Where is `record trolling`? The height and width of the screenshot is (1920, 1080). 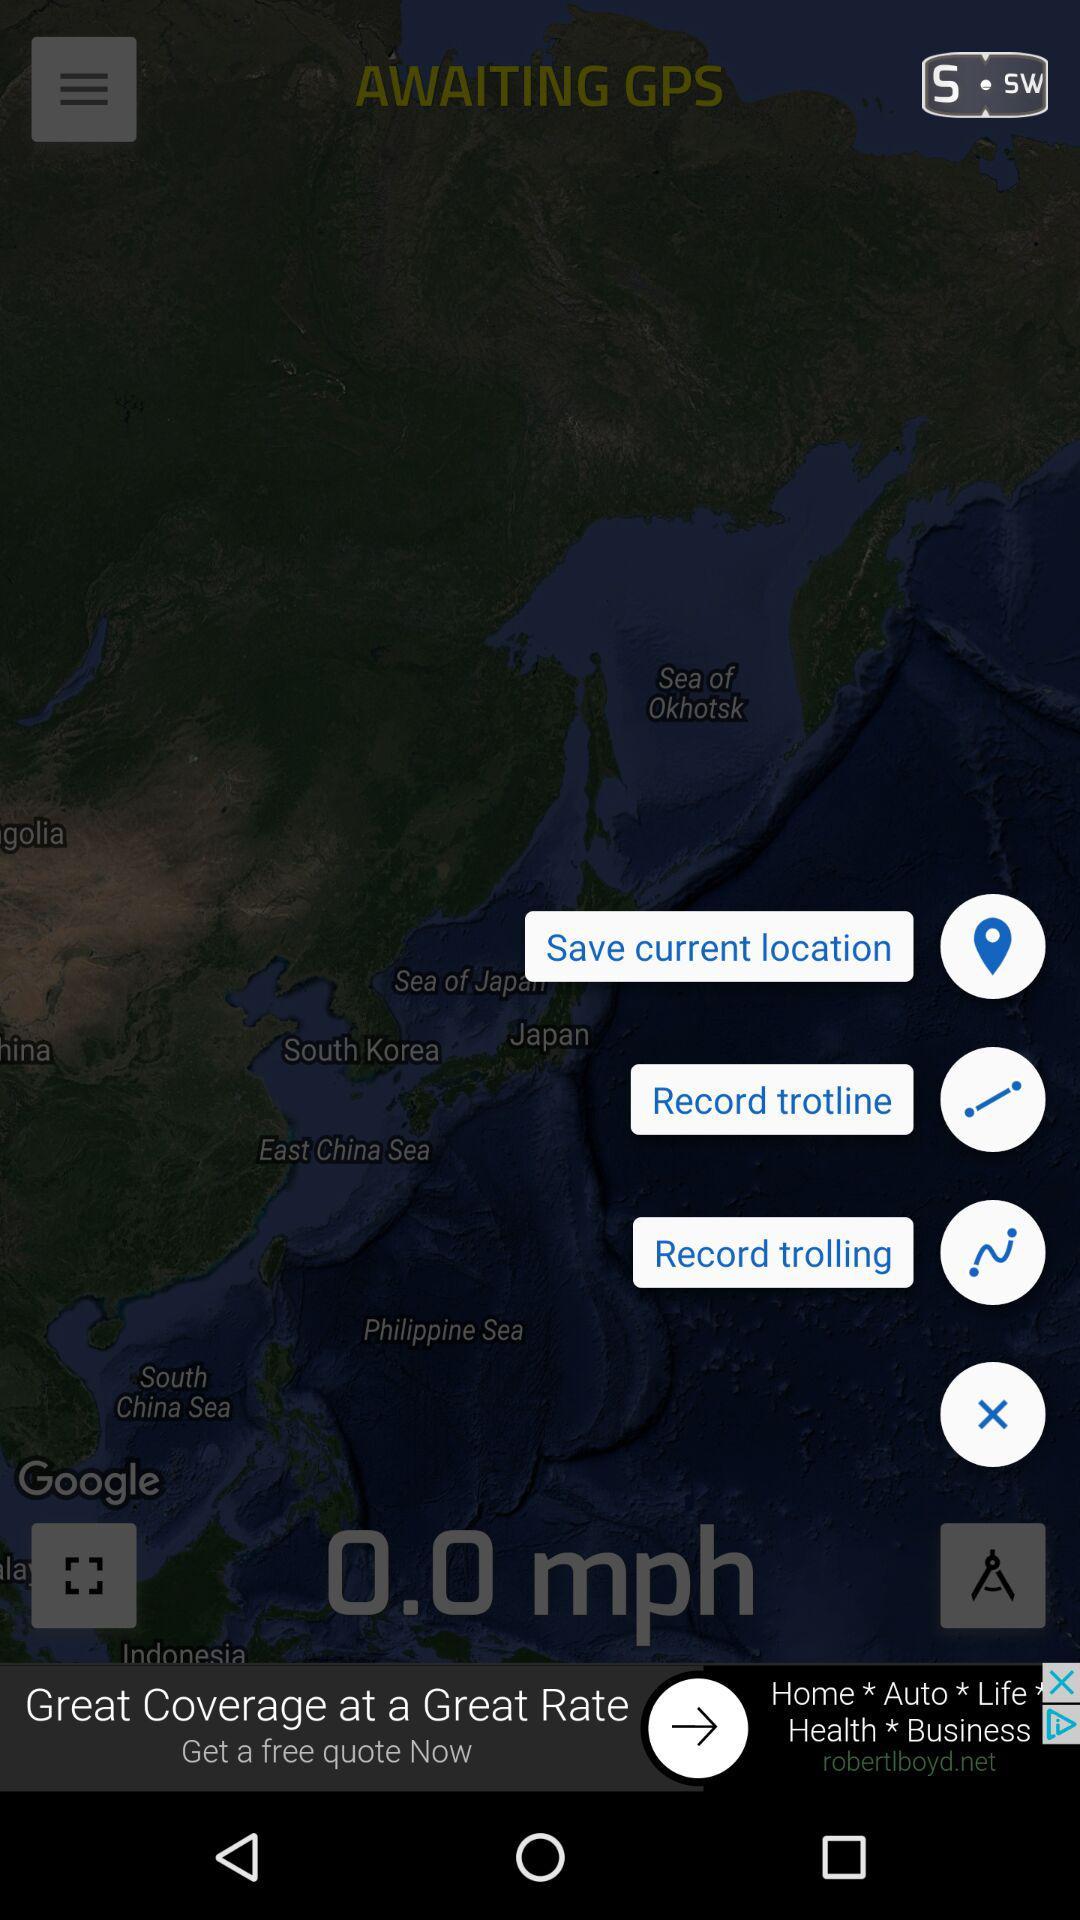 record trolling is located at coordinates (992, 1251).